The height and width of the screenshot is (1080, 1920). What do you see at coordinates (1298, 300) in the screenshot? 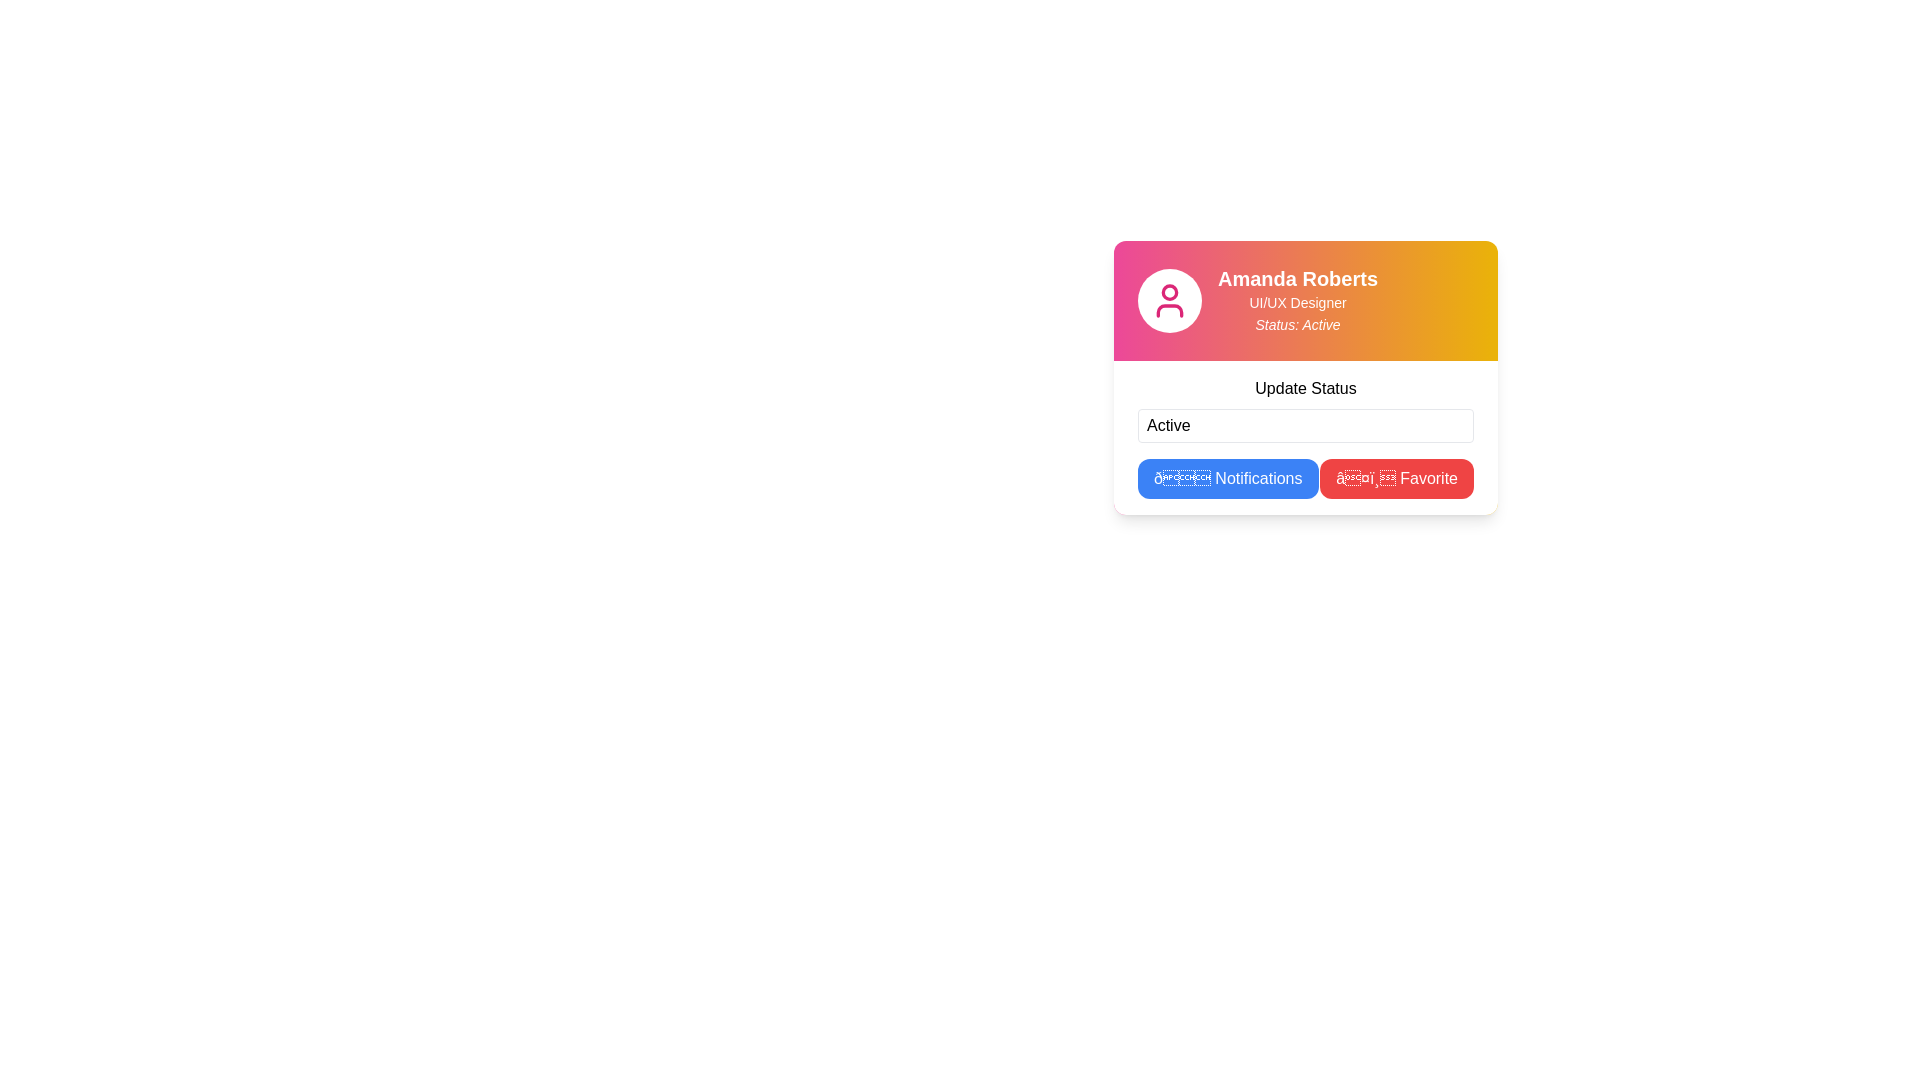
I see `the textual information display component that provides identifying and role-related information about 'Amanda Roberts' to retrieve additional information` at bounding box center [1298, 300].